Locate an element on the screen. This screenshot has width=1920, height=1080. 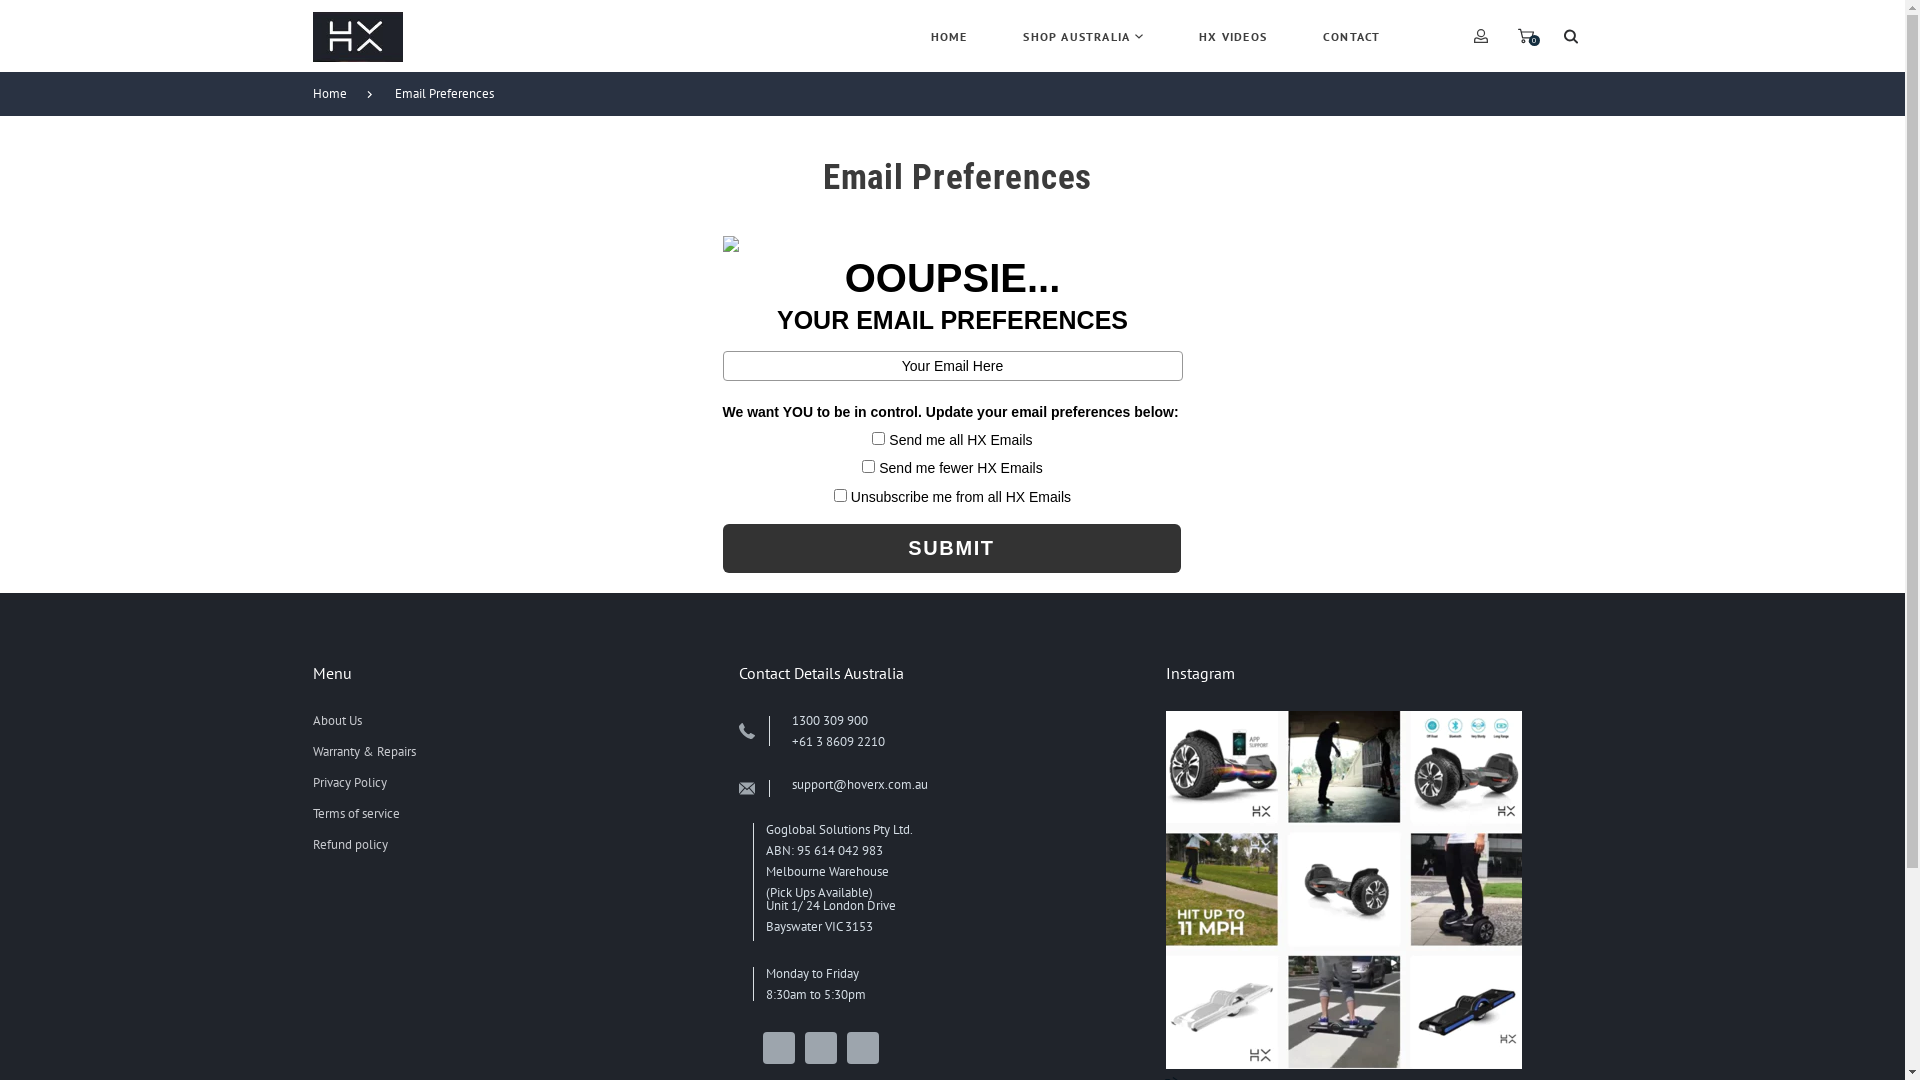
'Email Preferences' is located at coordinates (452, 93).